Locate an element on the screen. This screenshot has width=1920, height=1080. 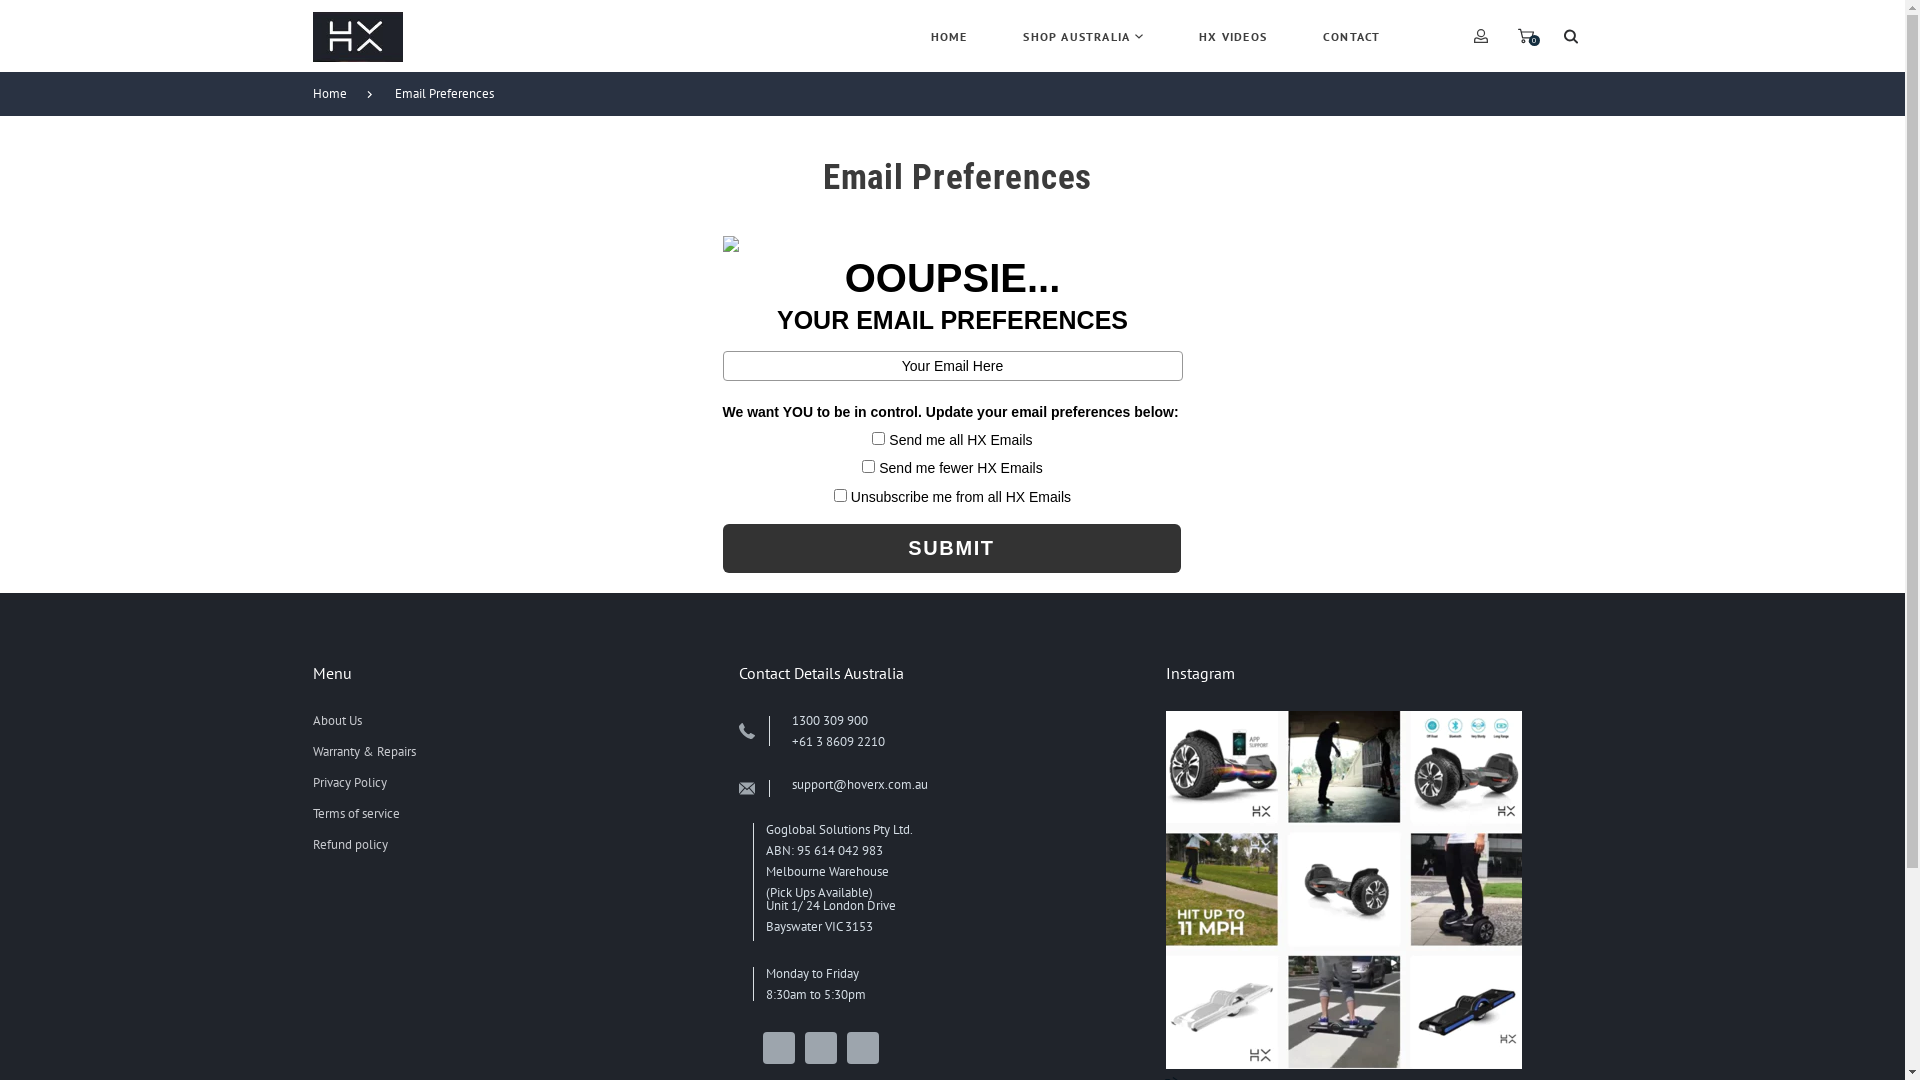
'Email Preferences' is located at coordinates (452, 93).